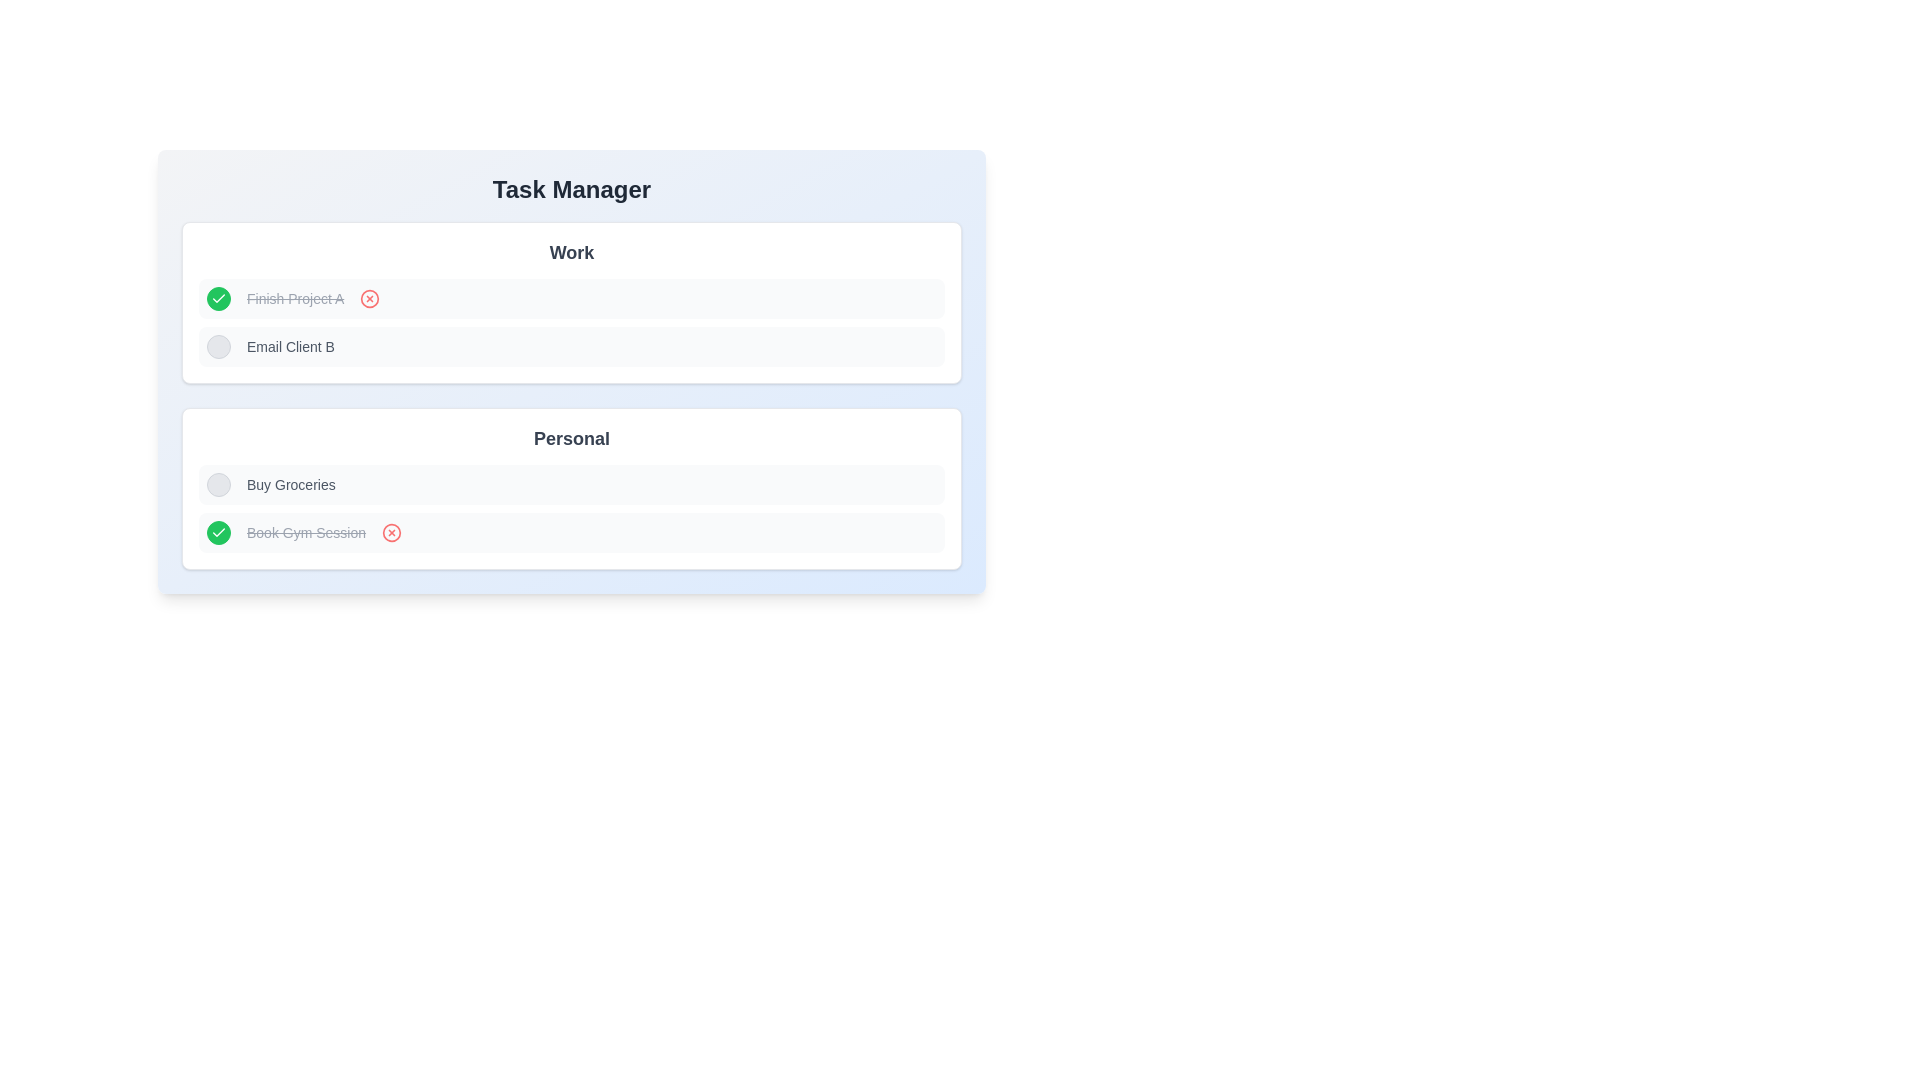 The width and height of the screenshot is (1920, 1080). I want to click on the circular green icon with a white check mark located next to the struck-through text 'Book Gym Session' in the 'Personal' section, so click(219, 531).